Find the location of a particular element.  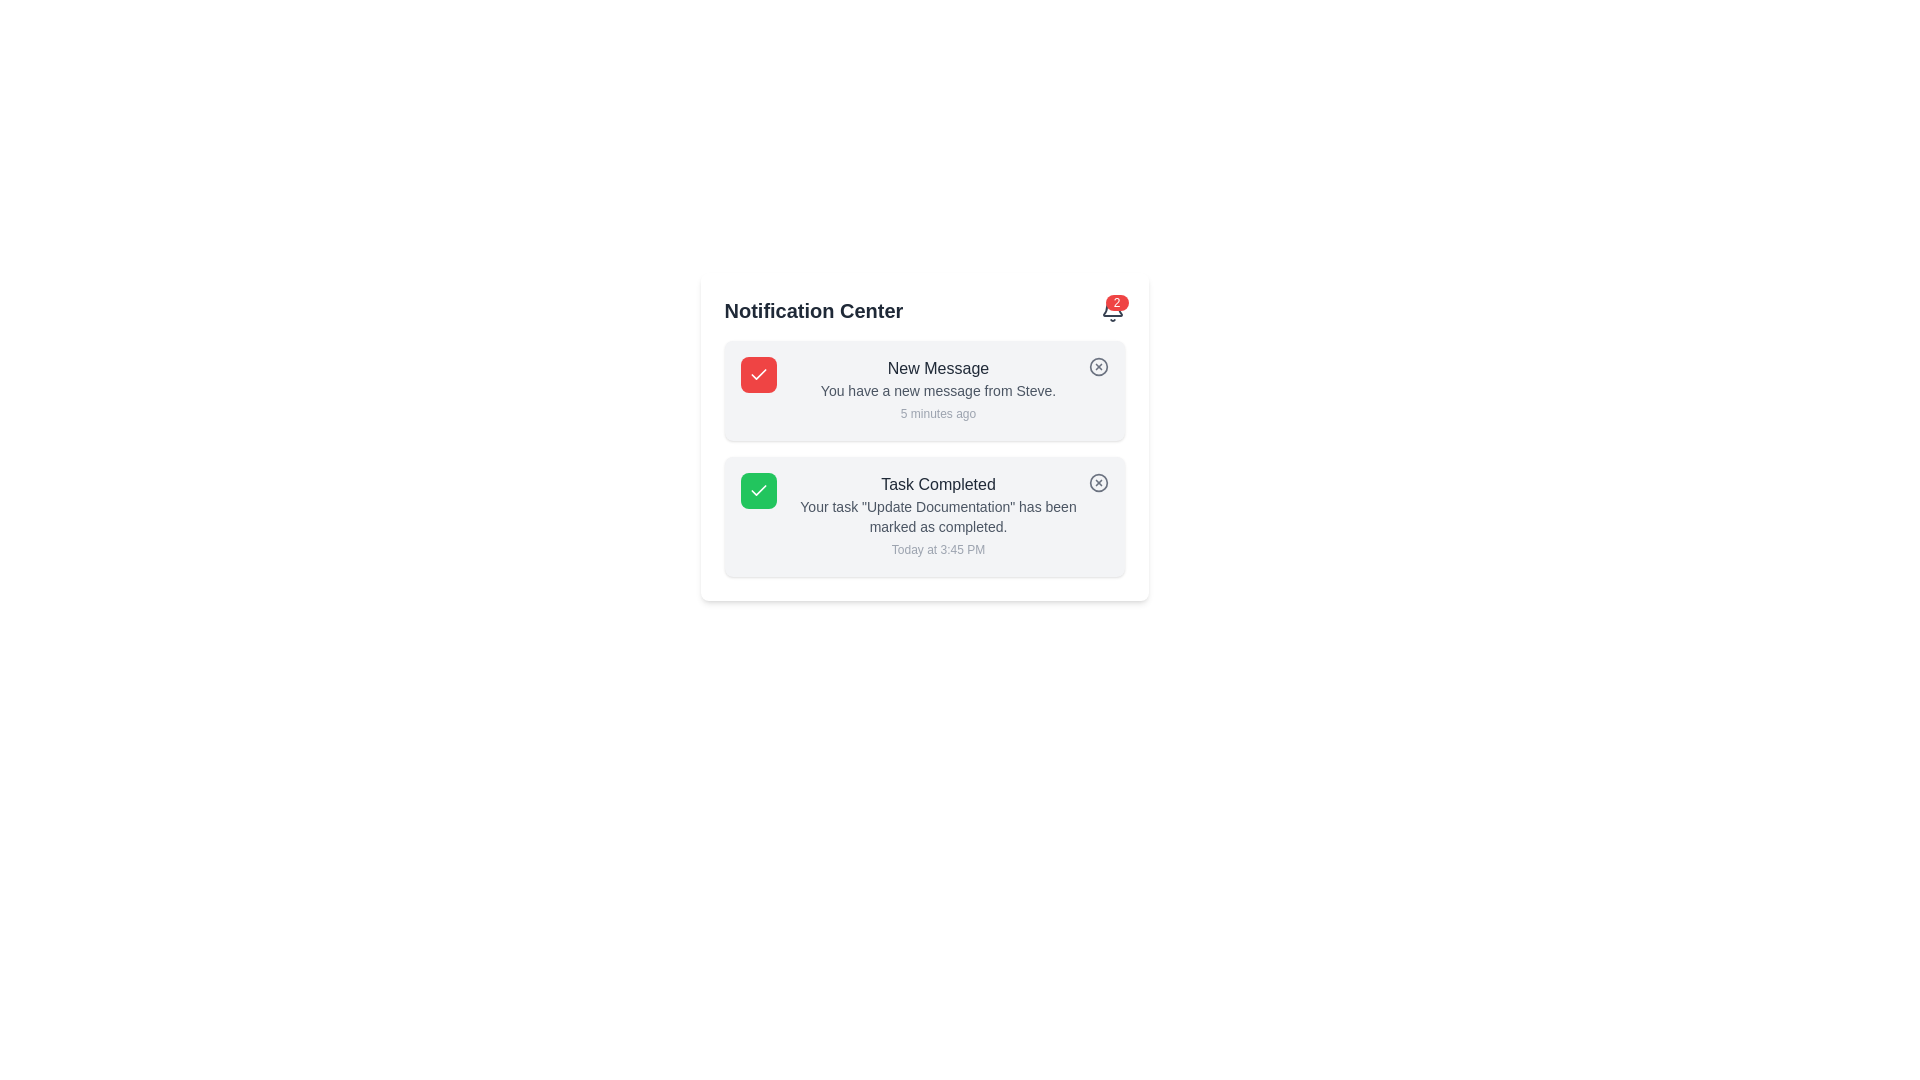

the green Icon Button with a white checkmark that signifies completion, located within the task completion notification card is located at coordinates (757, 490).